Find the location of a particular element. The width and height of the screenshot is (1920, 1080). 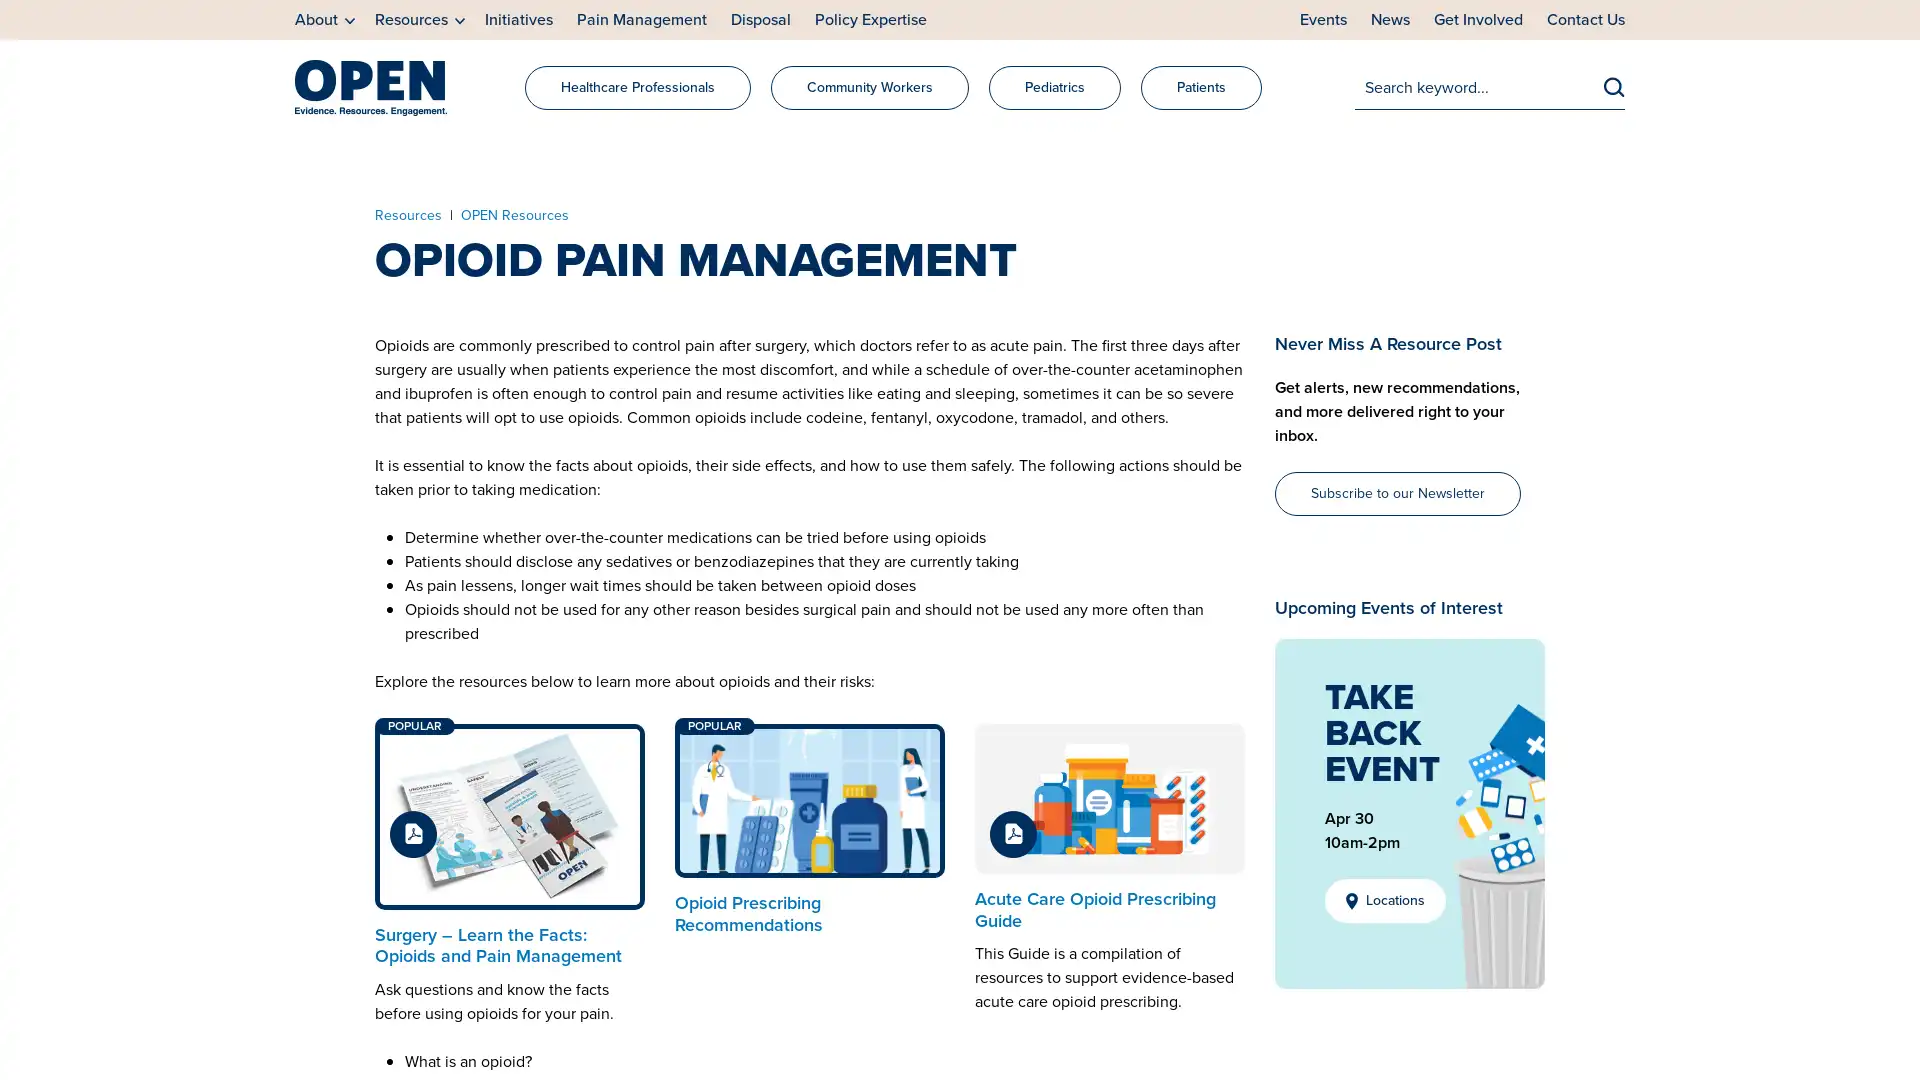

Resources is located at coordinates (419, 20).